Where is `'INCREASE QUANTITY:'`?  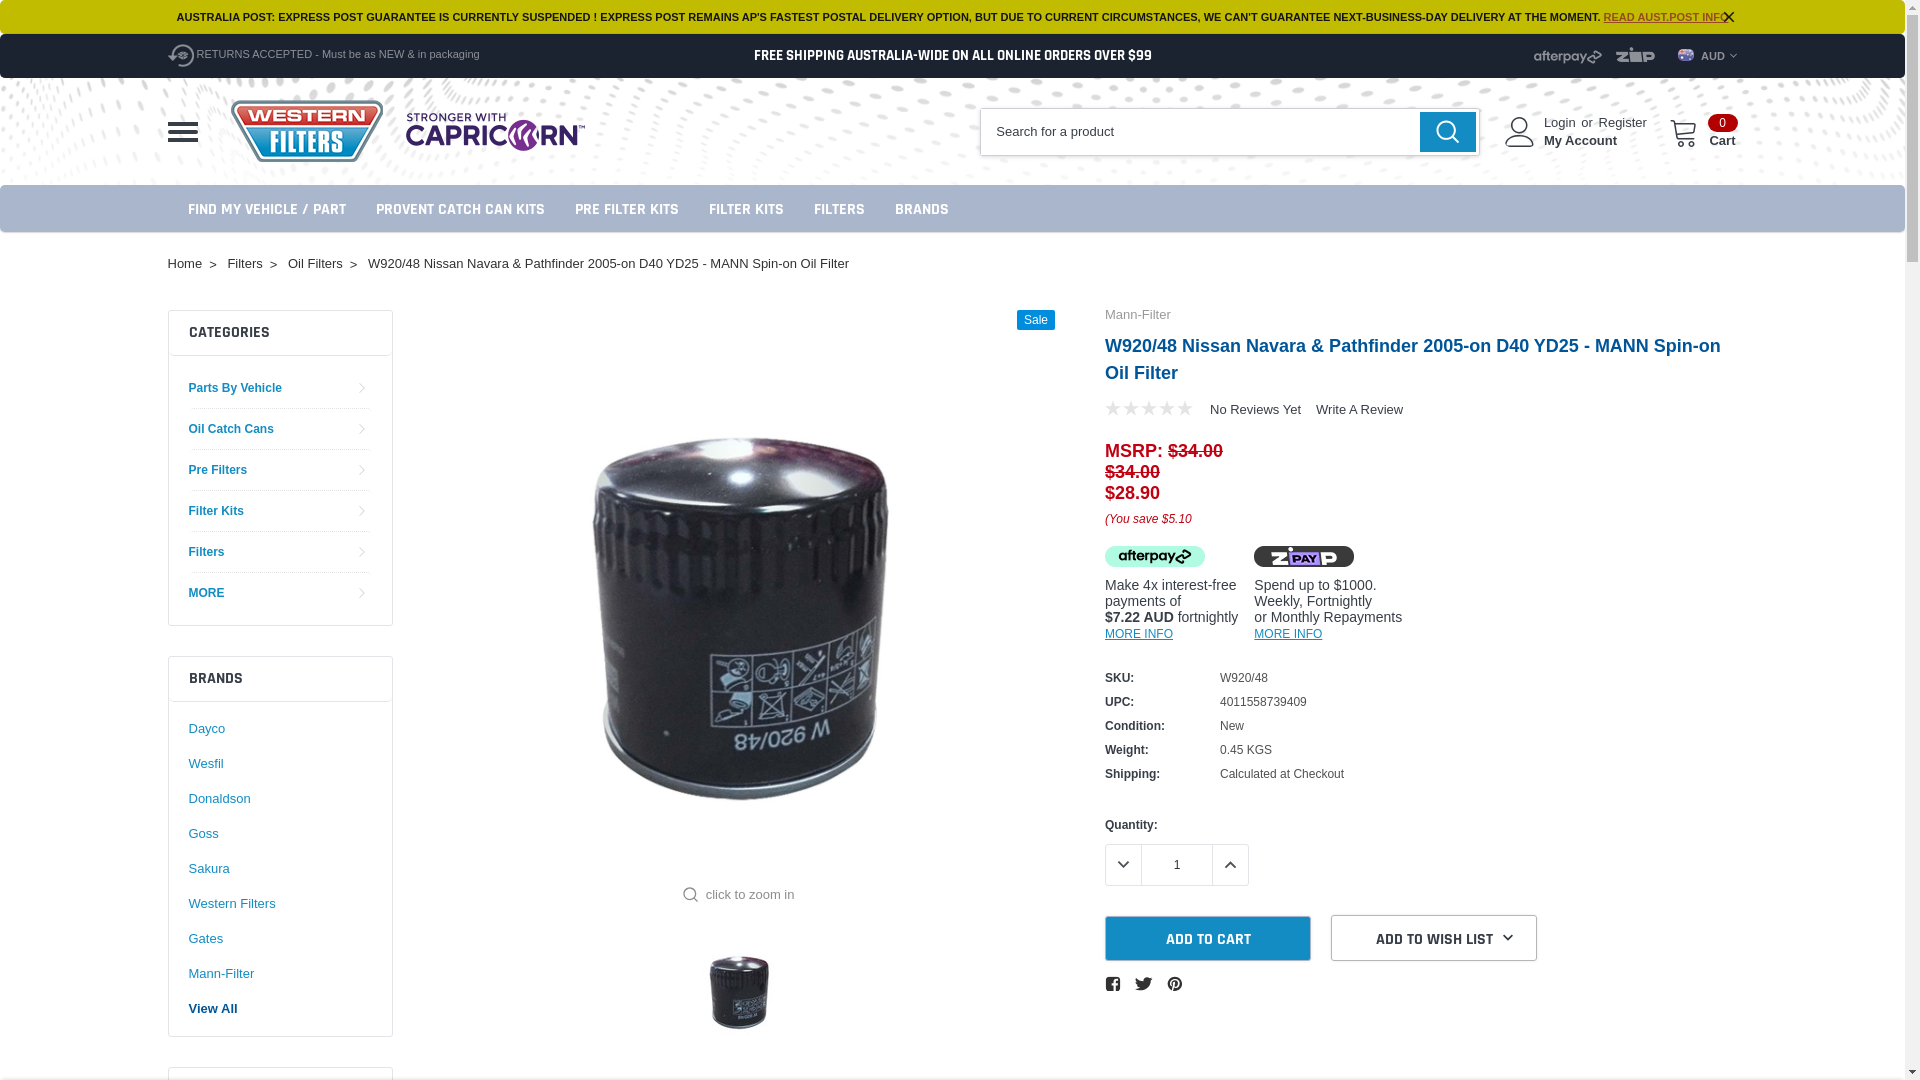 'INCREASE QUANTITY:' is located at coordinates (1228, 863).